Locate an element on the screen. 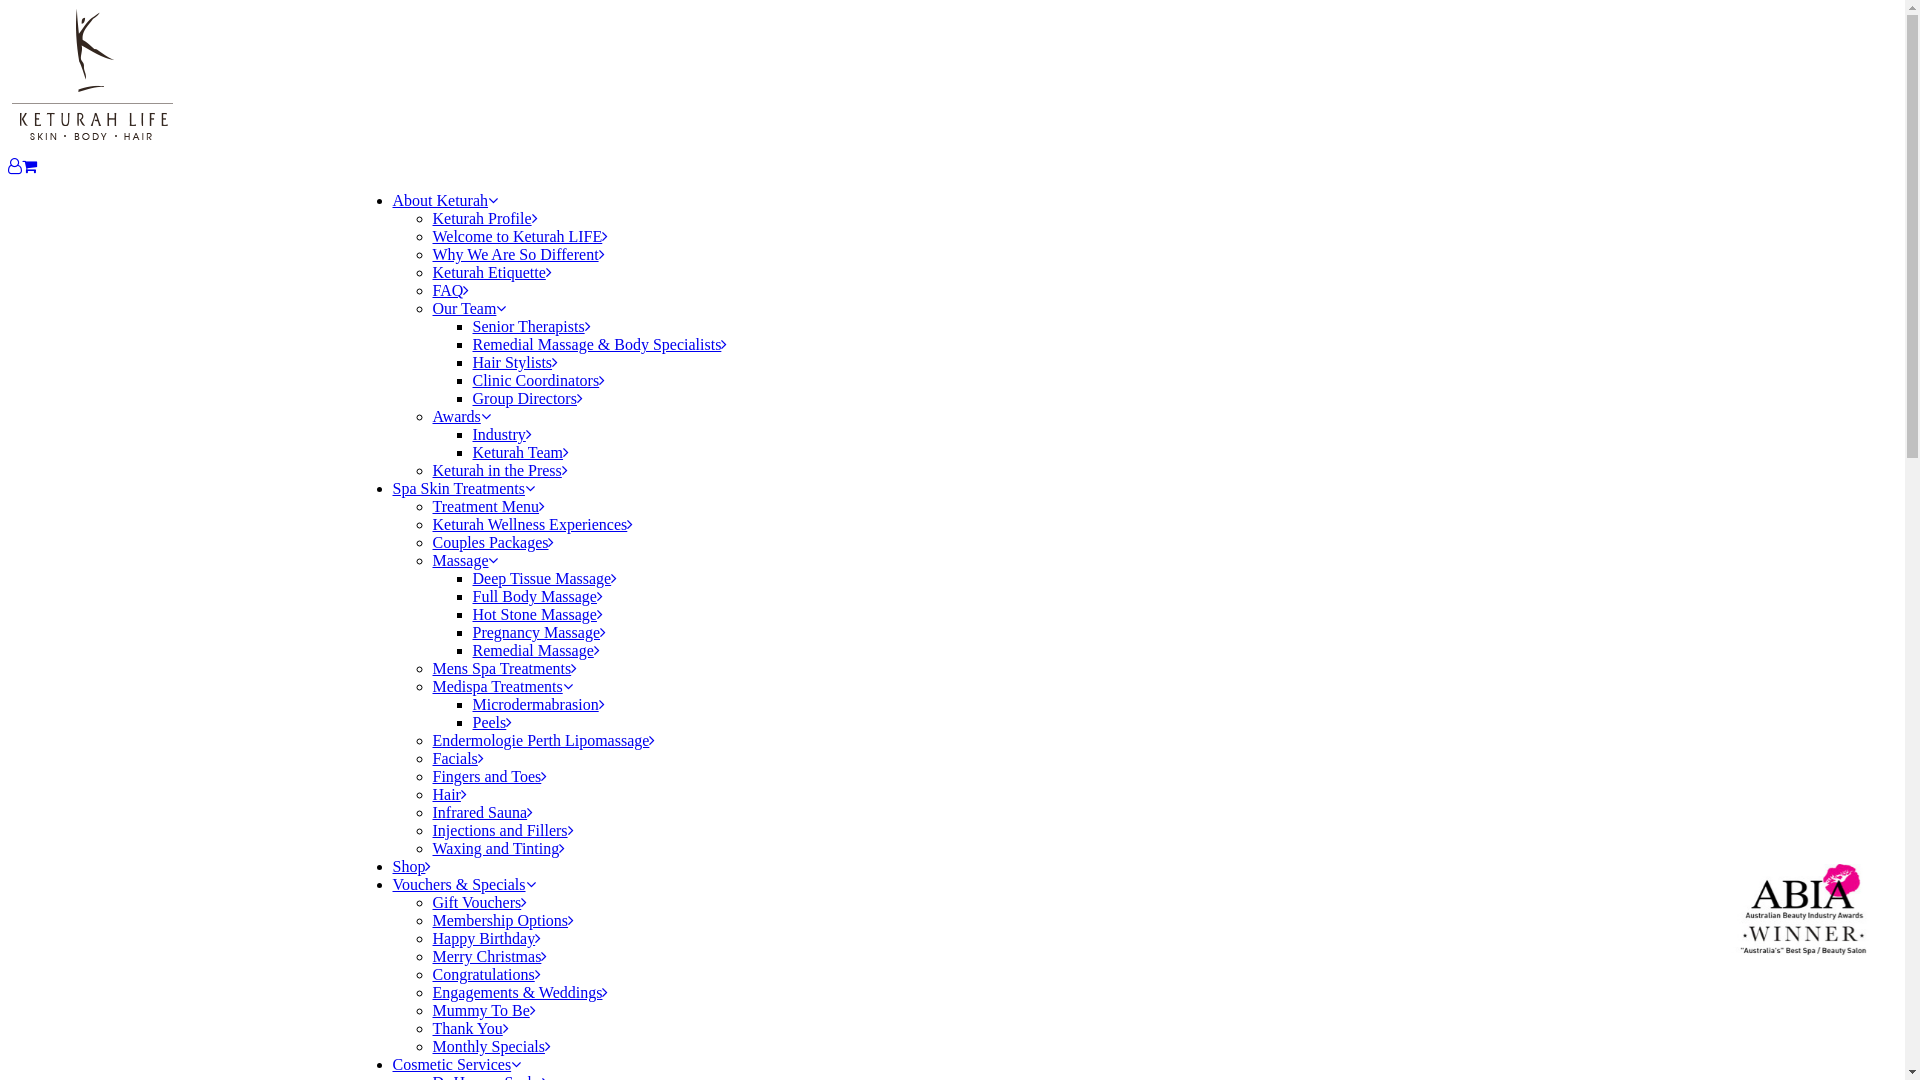 Image resolution: width=1920 pixels, height=1080 pixels. 'Cosmetic Services' is located at coordinates (455, 1063).